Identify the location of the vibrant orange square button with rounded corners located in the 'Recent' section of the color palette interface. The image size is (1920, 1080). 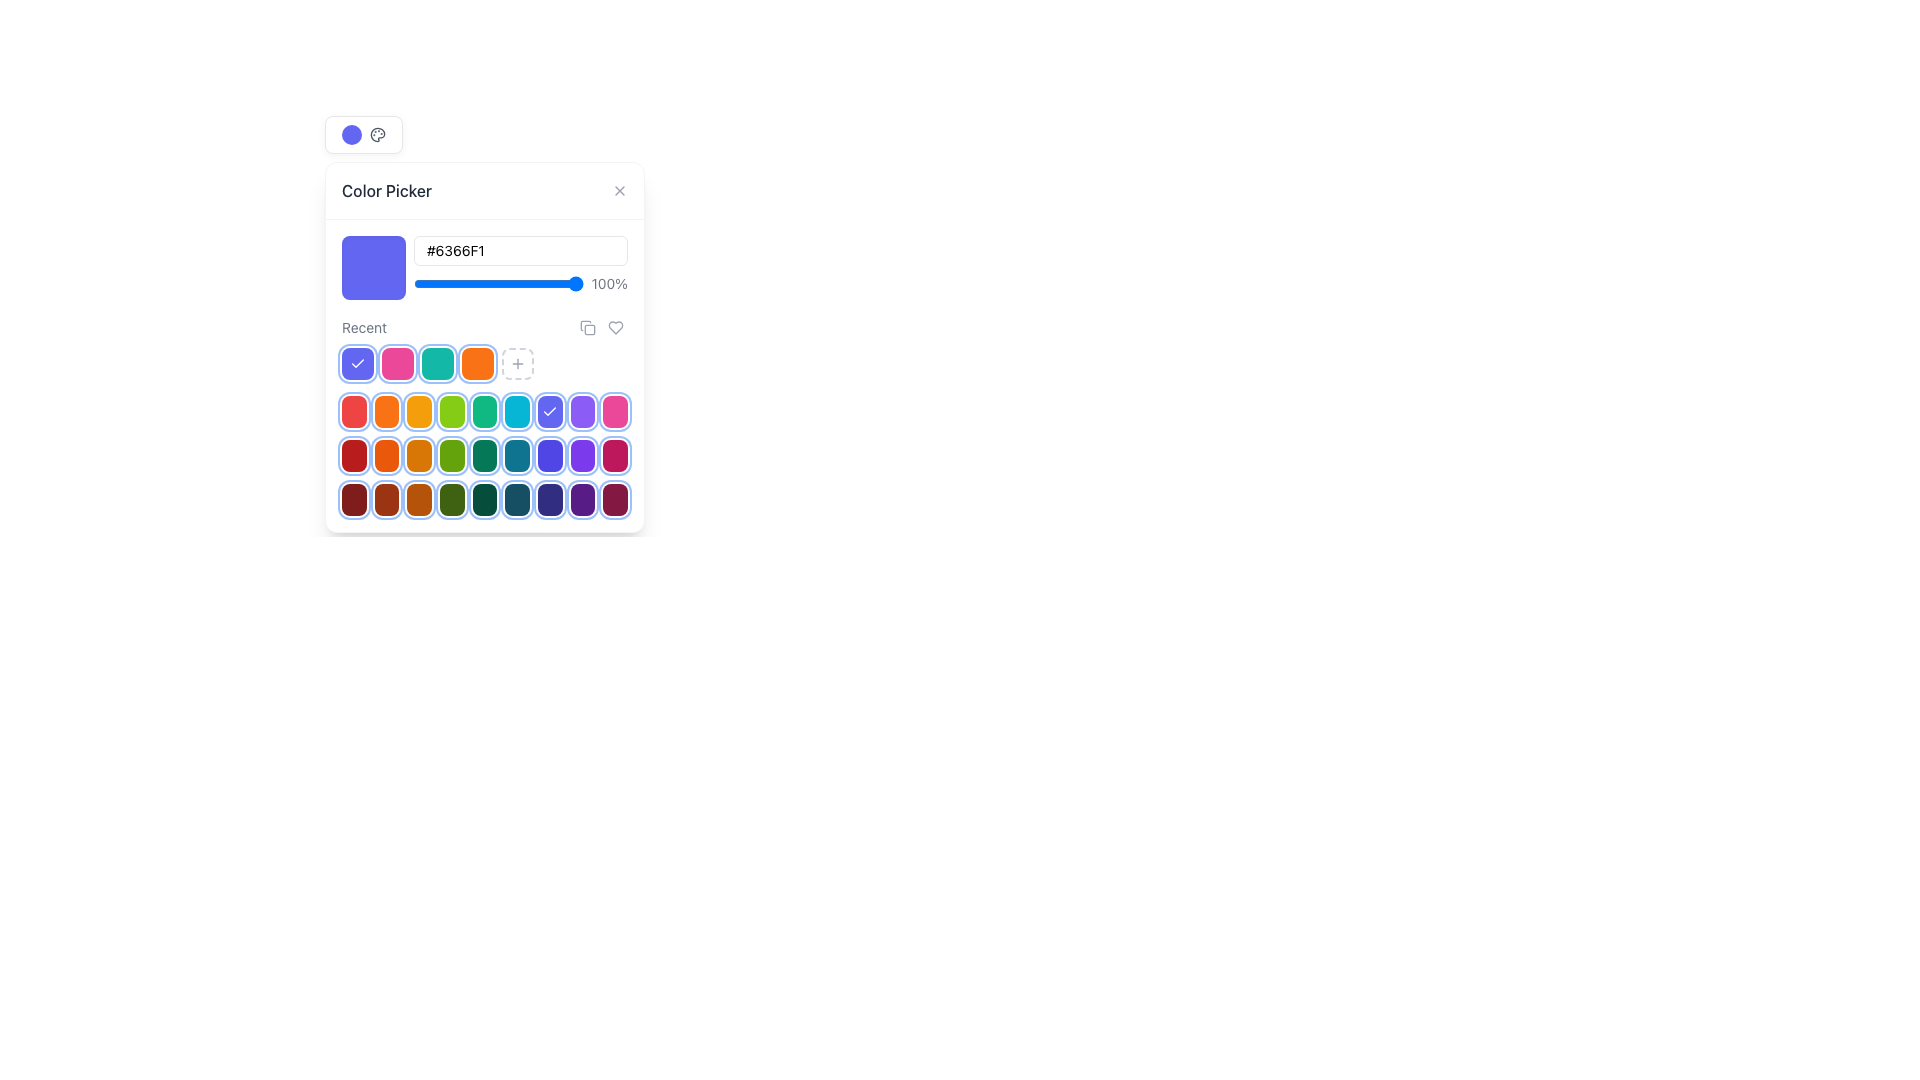
(387, 411).